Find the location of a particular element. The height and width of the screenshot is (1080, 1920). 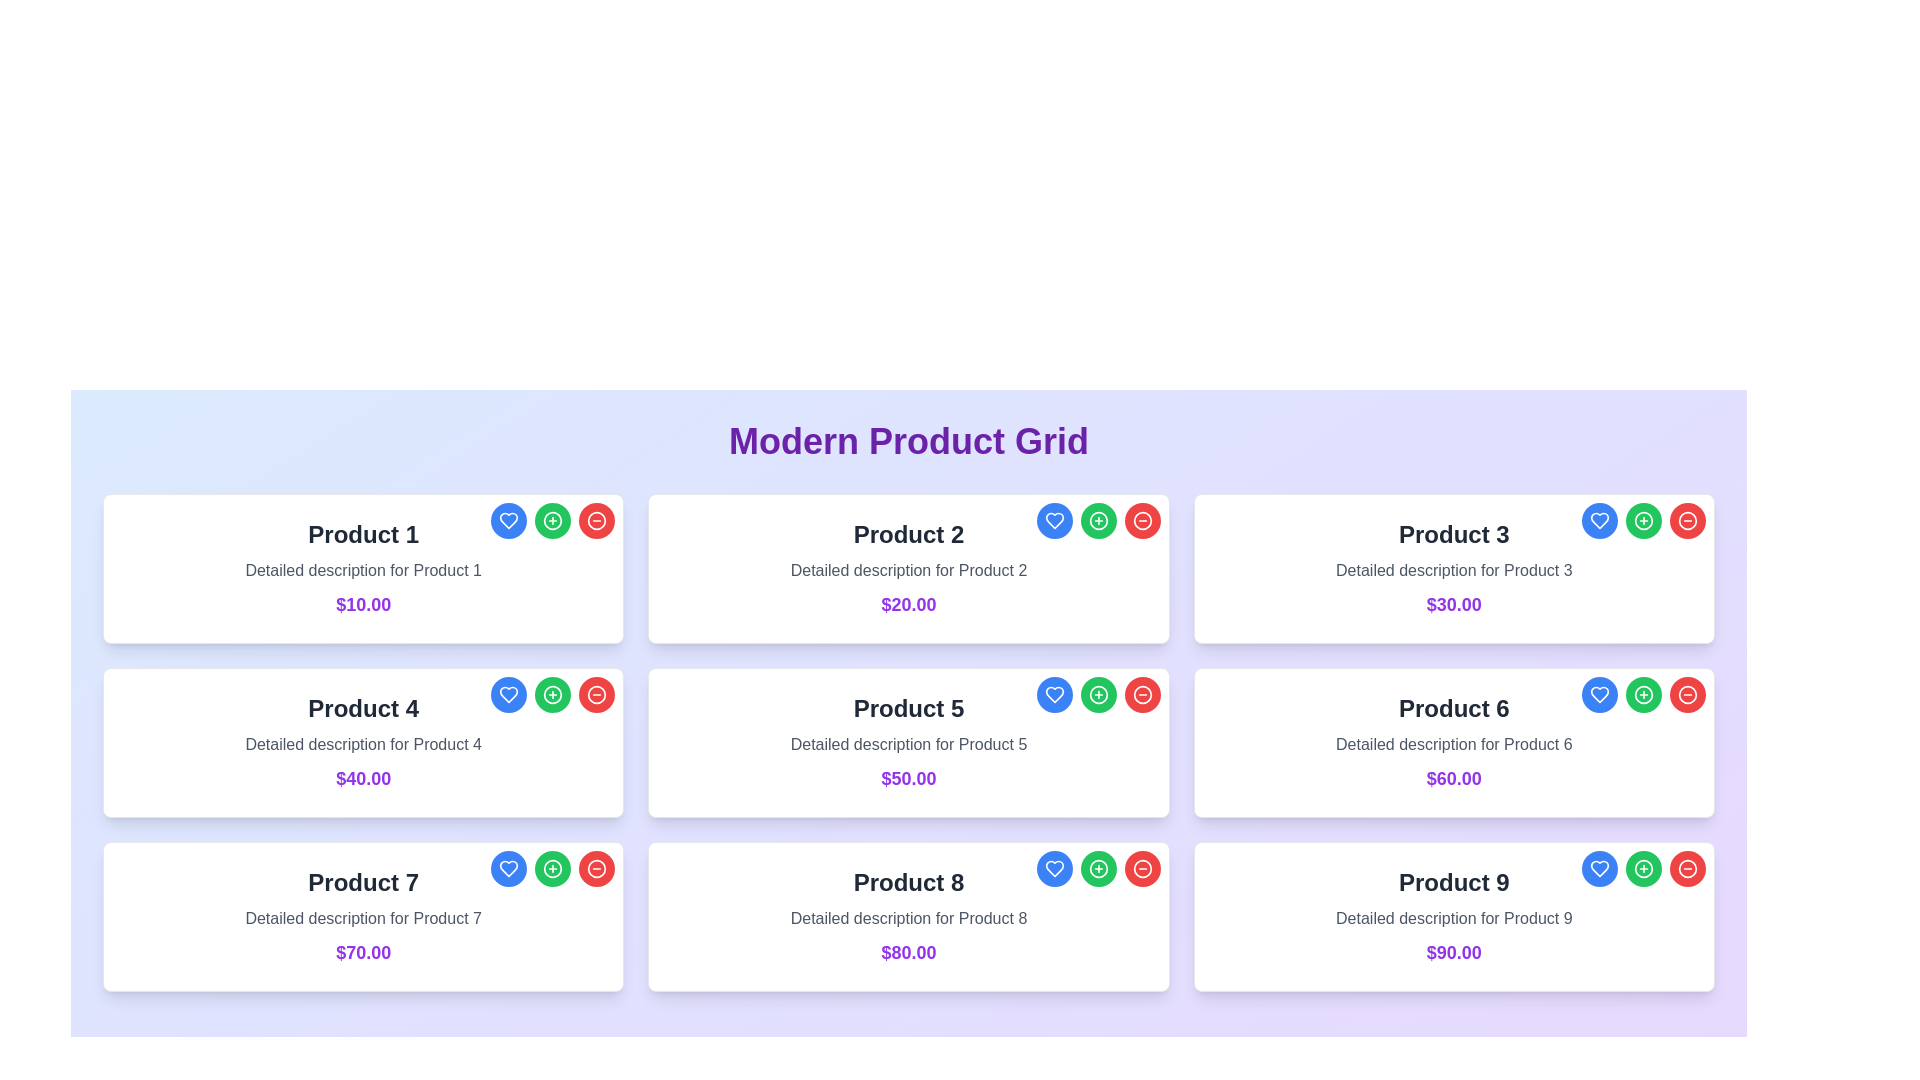

the circular green button with a white plus symbol located at the top right corner of the 'Product 2' card is located at coordinates (1097, 519).